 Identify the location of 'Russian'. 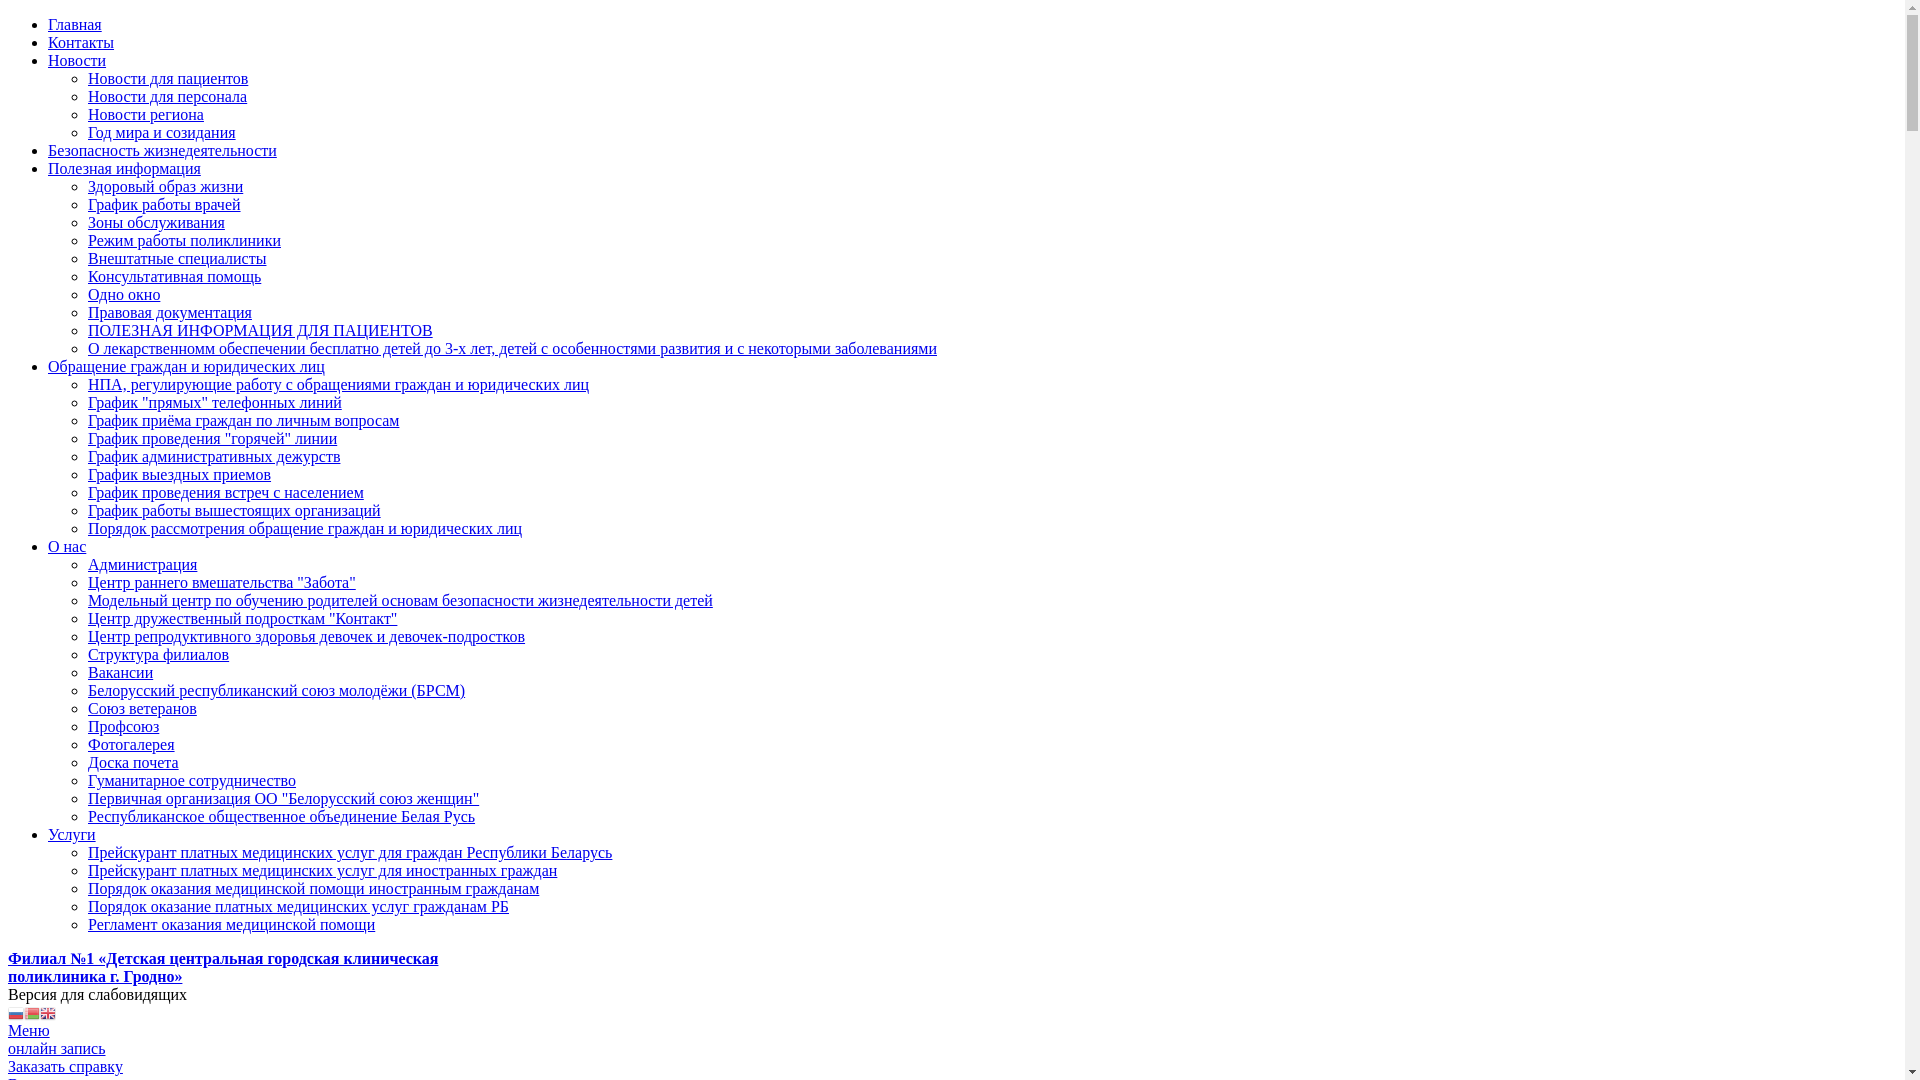
(15, 1012).